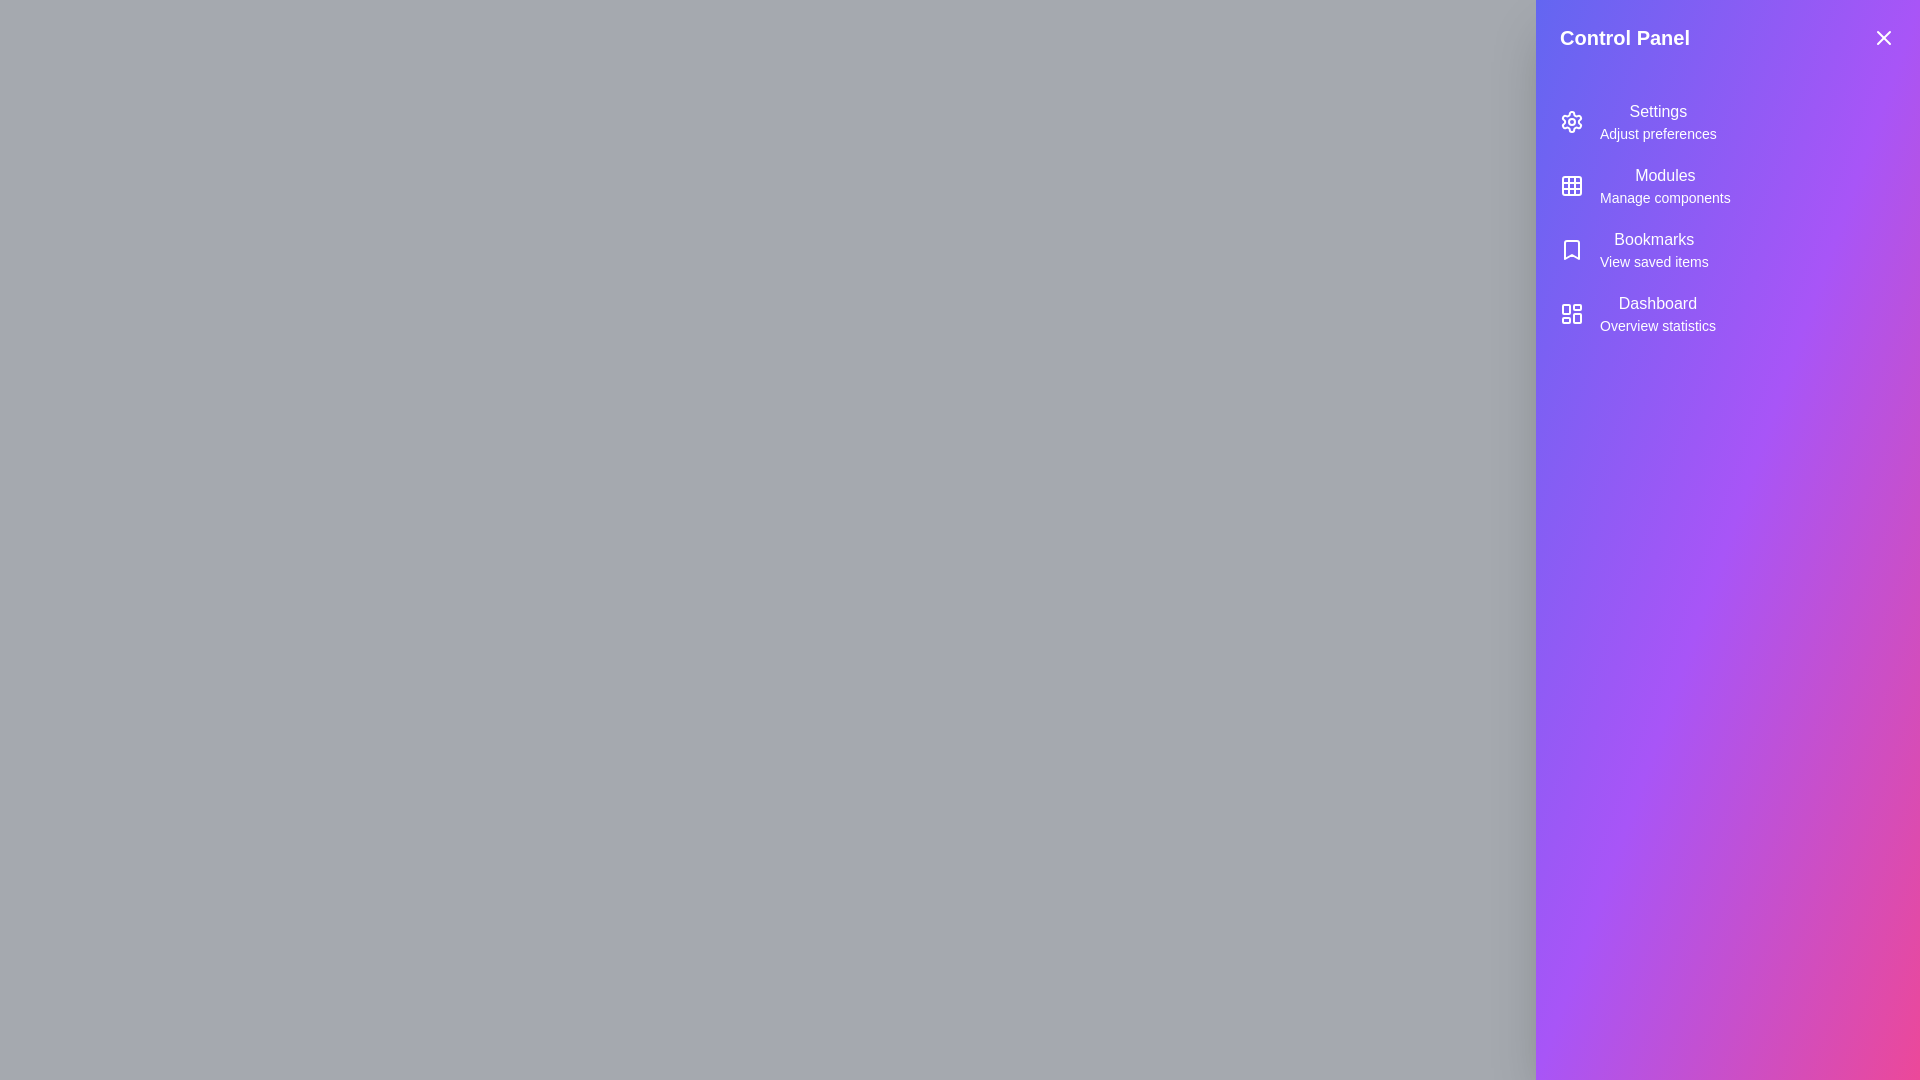 The height and width of the screenshot is (1080, 1920). I want to click on the Navigation link in the right-hand sidebar, so click(1727, 122).